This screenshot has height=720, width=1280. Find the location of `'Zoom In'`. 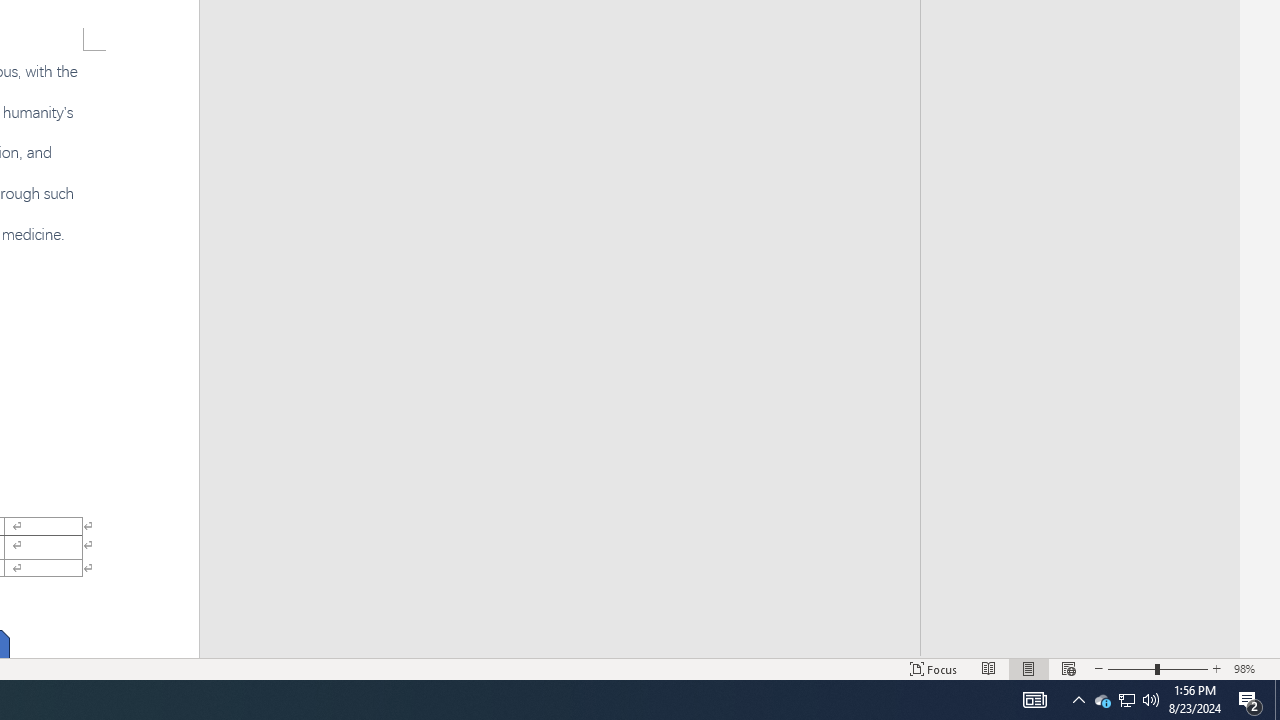

'Zoom In' is located at coordinates (1216, 669).